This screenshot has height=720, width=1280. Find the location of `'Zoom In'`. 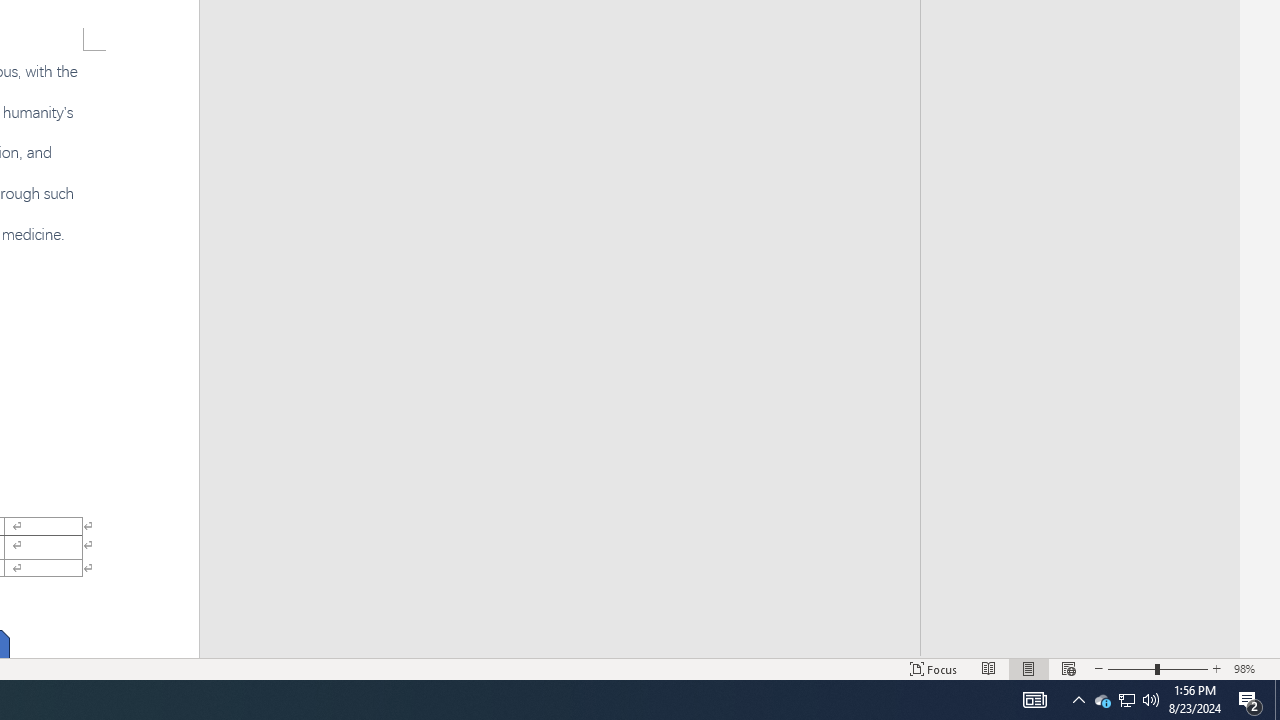

'Zoom In' is located at coordinates (1216, 669).